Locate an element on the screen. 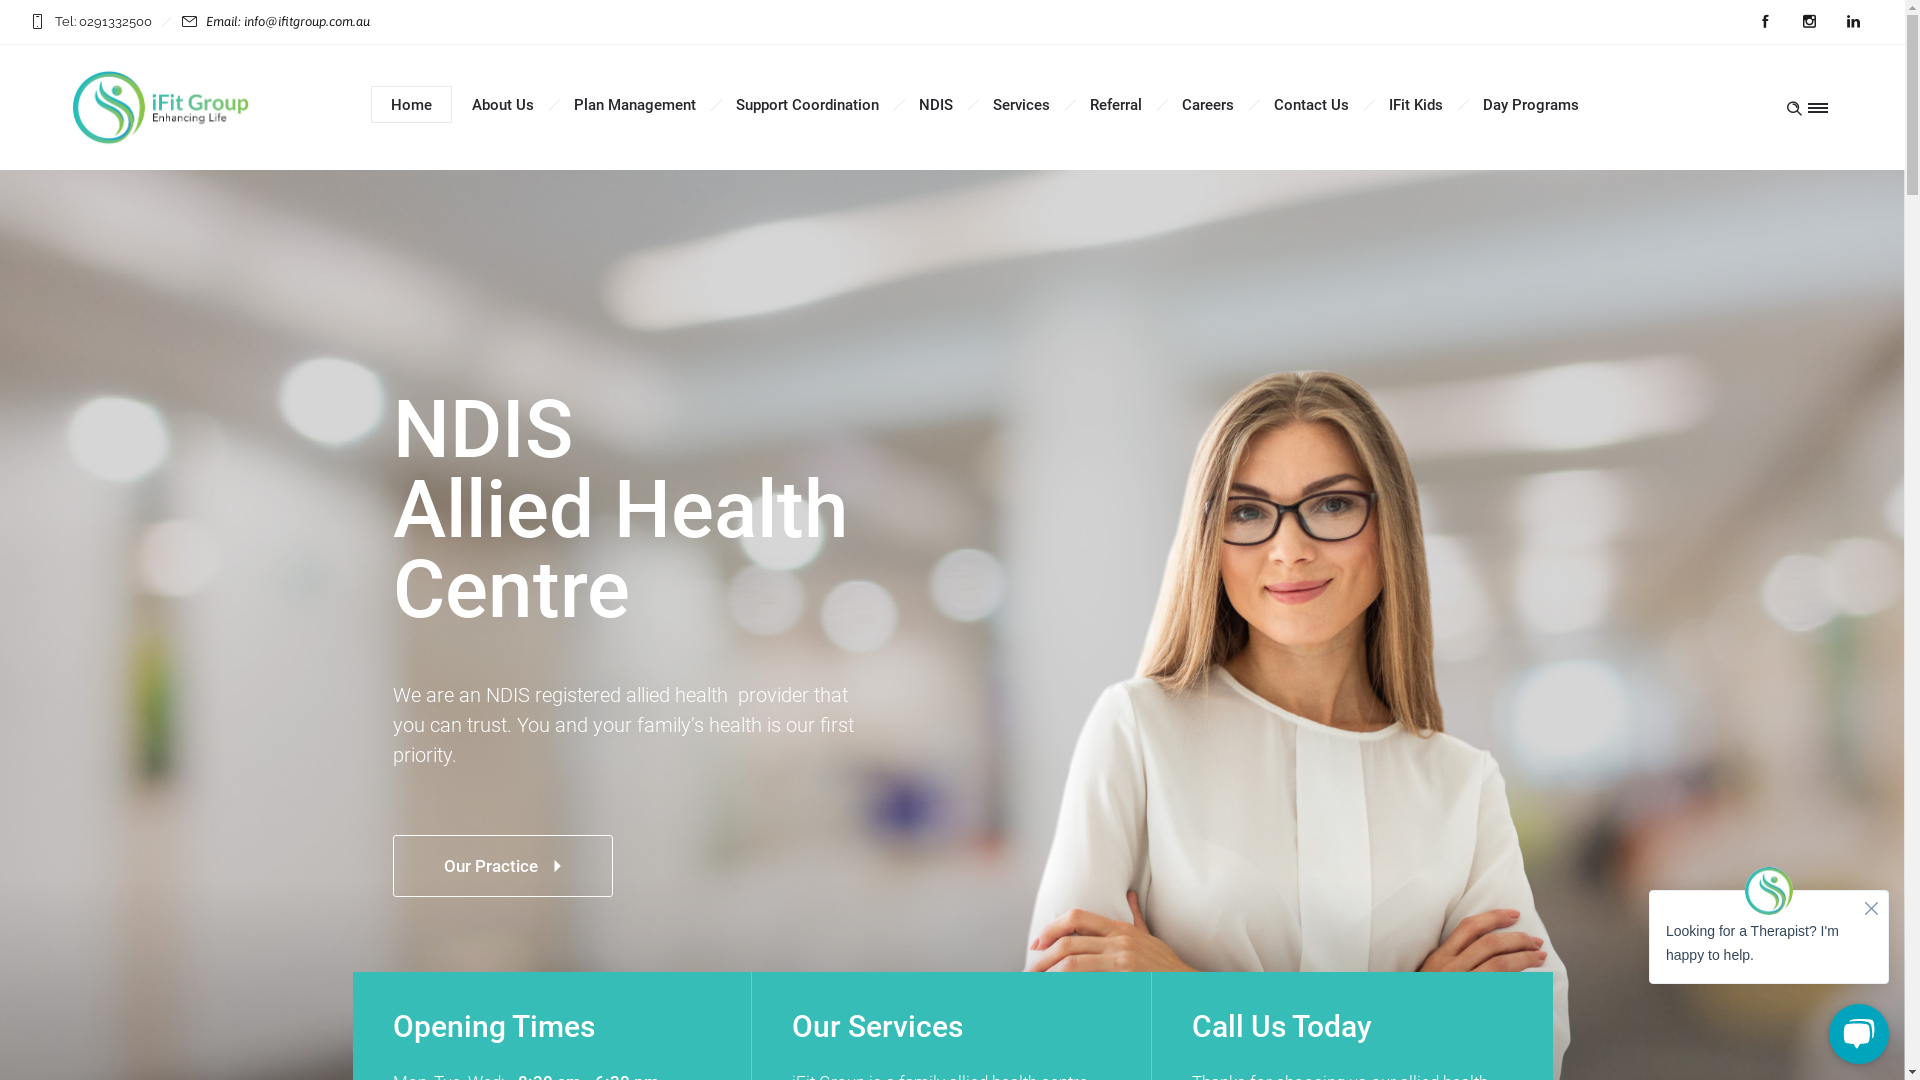 The image size is (1920, 1080). 'Our Practice' is located at coordinates (502, 865).